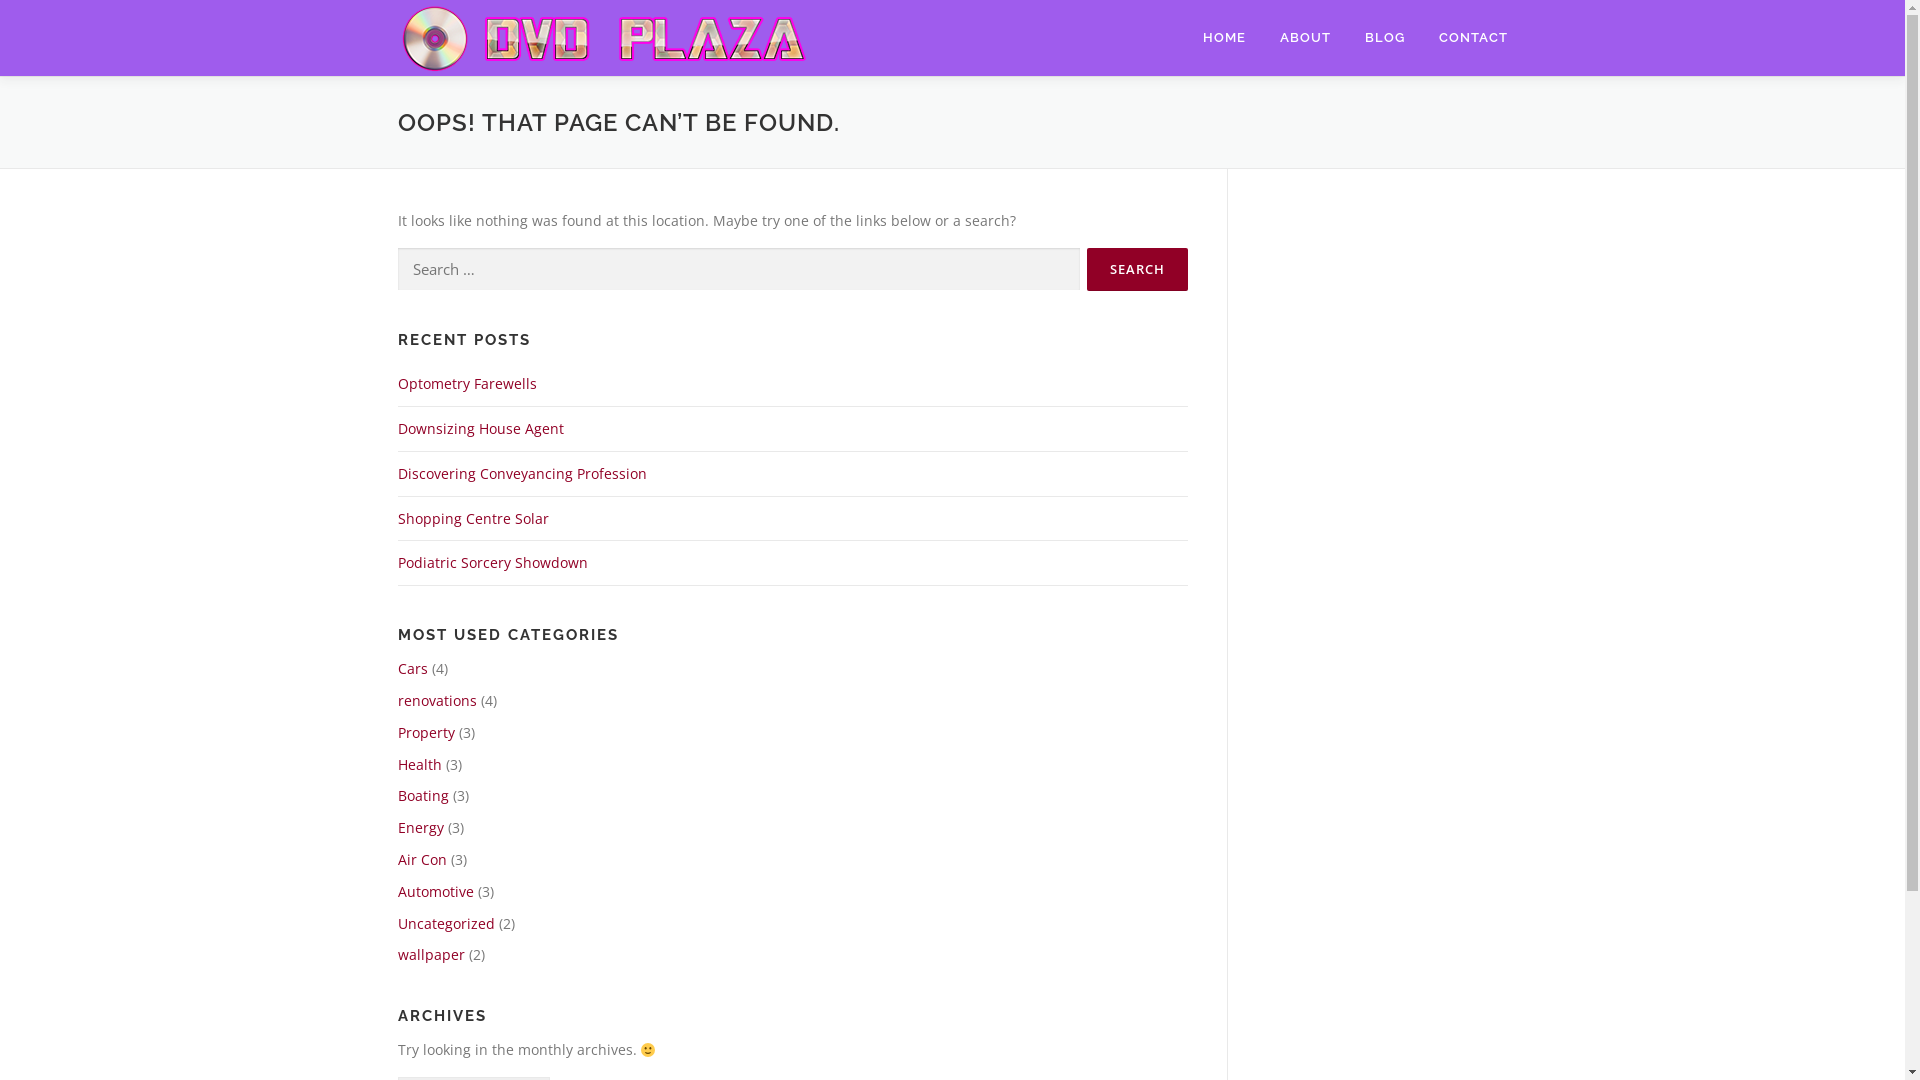 This screenshot has height=1080, width=1920. I want to click on 'wallpaper', so click(430, 953).